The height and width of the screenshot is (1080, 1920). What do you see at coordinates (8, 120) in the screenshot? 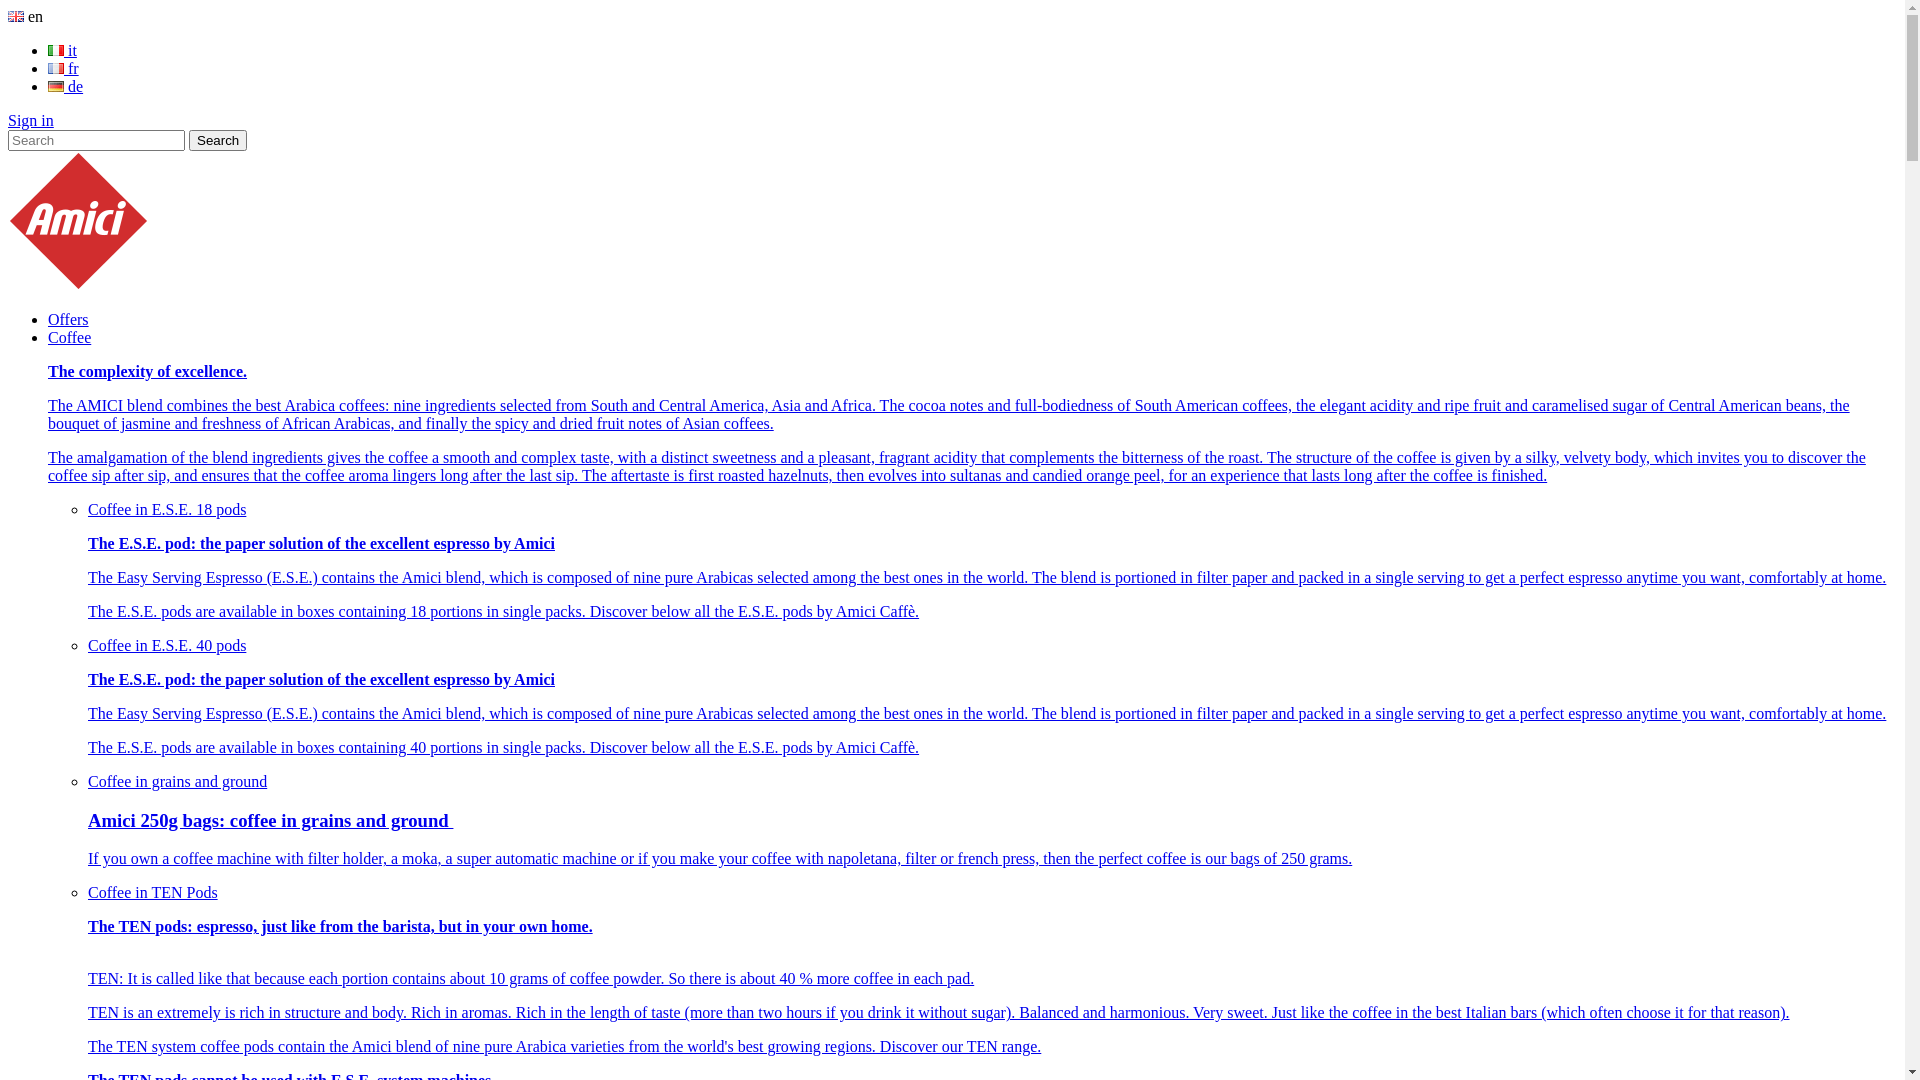
I see `'Sign in'` at bounding box center [8, 120].